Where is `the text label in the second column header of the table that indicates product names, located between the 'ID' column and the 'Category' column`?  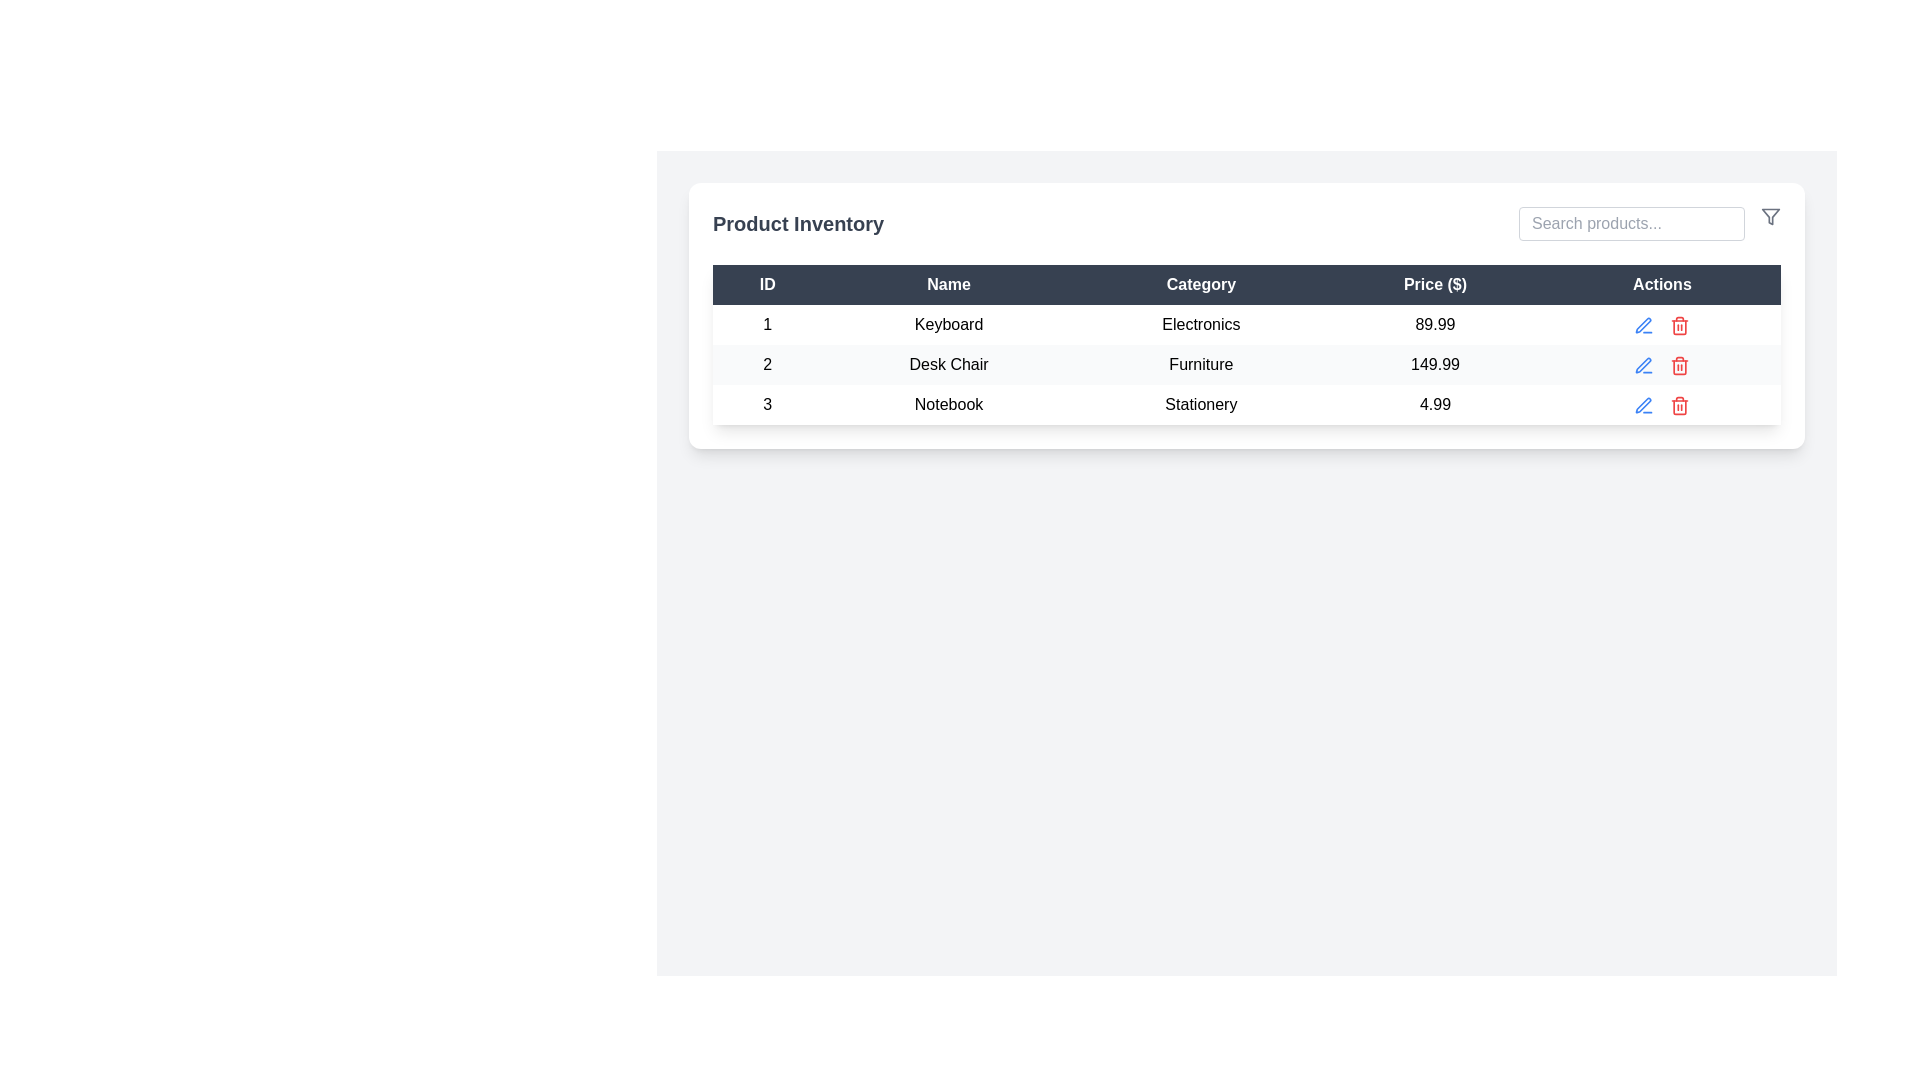 the text label in the second column header of the table that indicates product names, located between the 'ID' column and the 'Category' column is located at coordinates (948, 285).